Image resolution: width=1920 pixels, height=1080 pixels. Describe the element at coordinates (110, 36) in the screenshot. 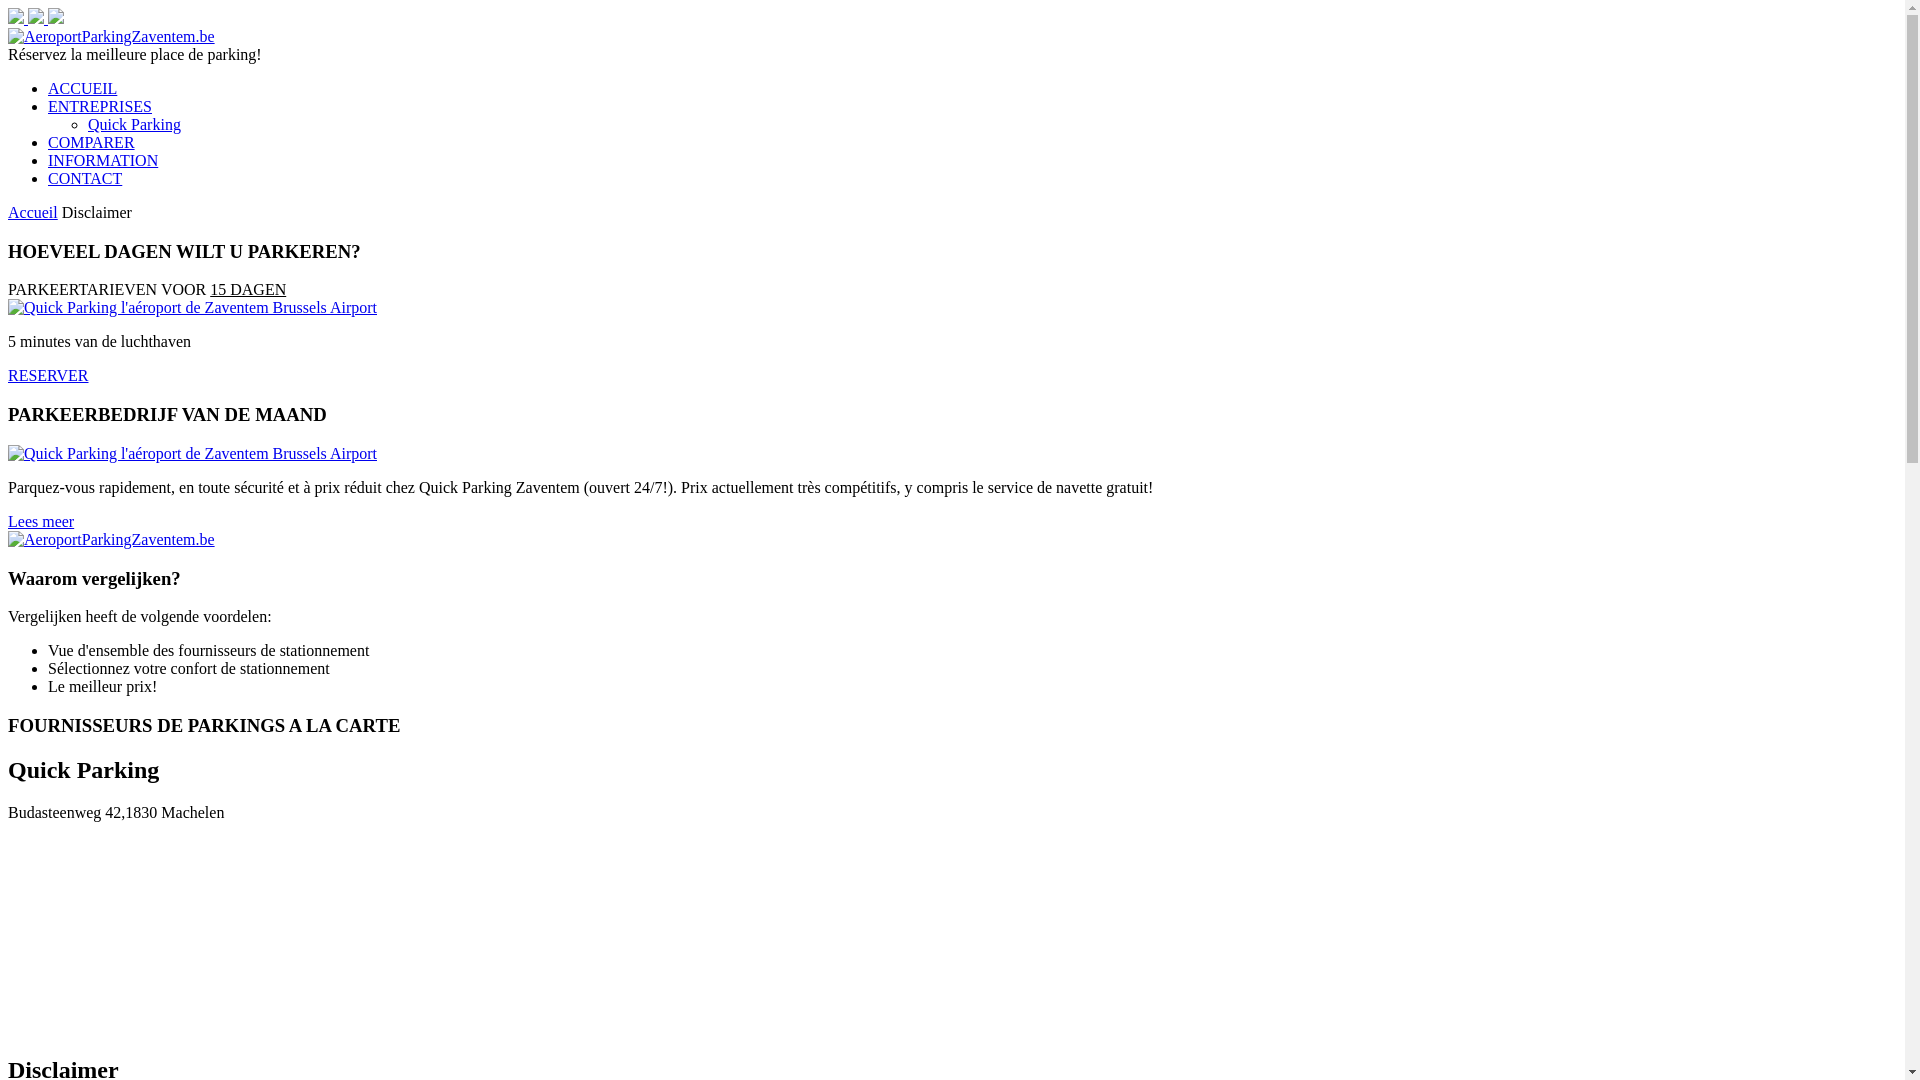

I see `'AeroportParkingZaventem.be'` at that location.